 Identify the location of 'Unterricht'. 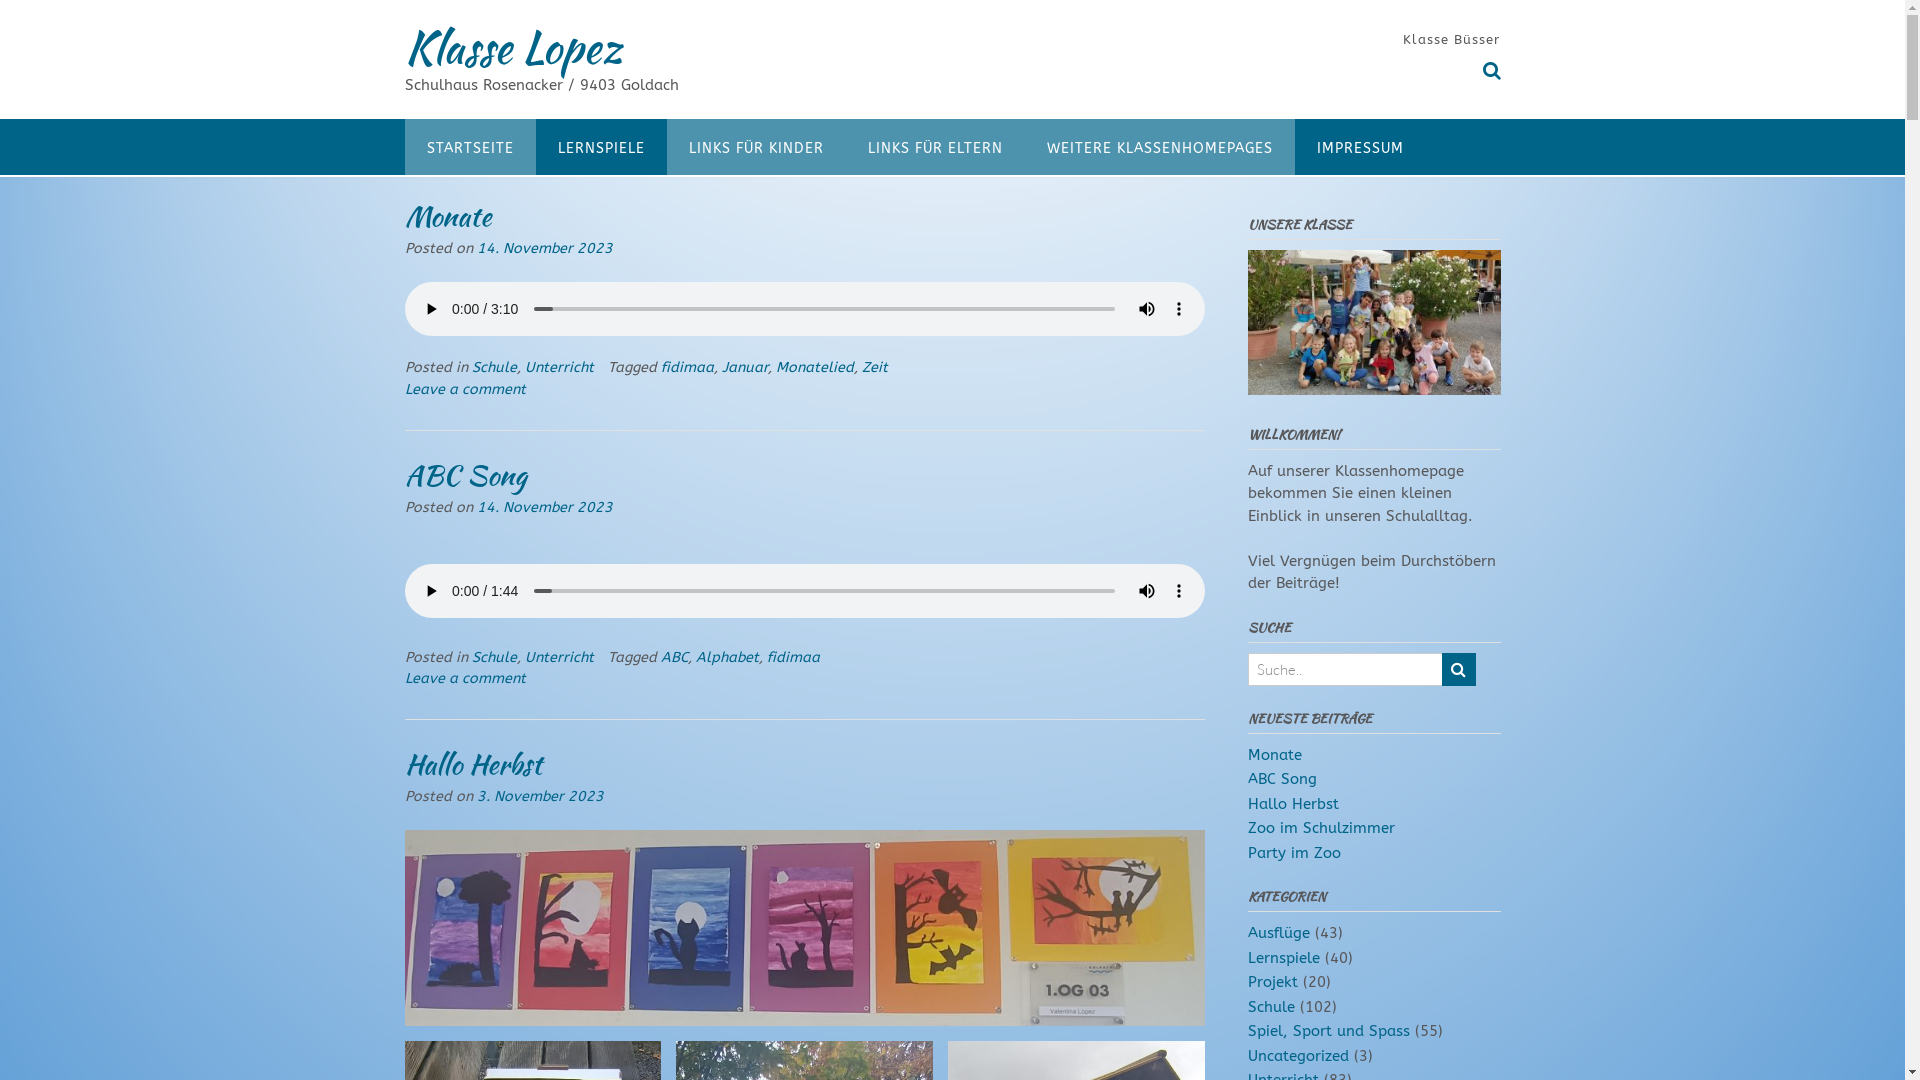
(558, 367).